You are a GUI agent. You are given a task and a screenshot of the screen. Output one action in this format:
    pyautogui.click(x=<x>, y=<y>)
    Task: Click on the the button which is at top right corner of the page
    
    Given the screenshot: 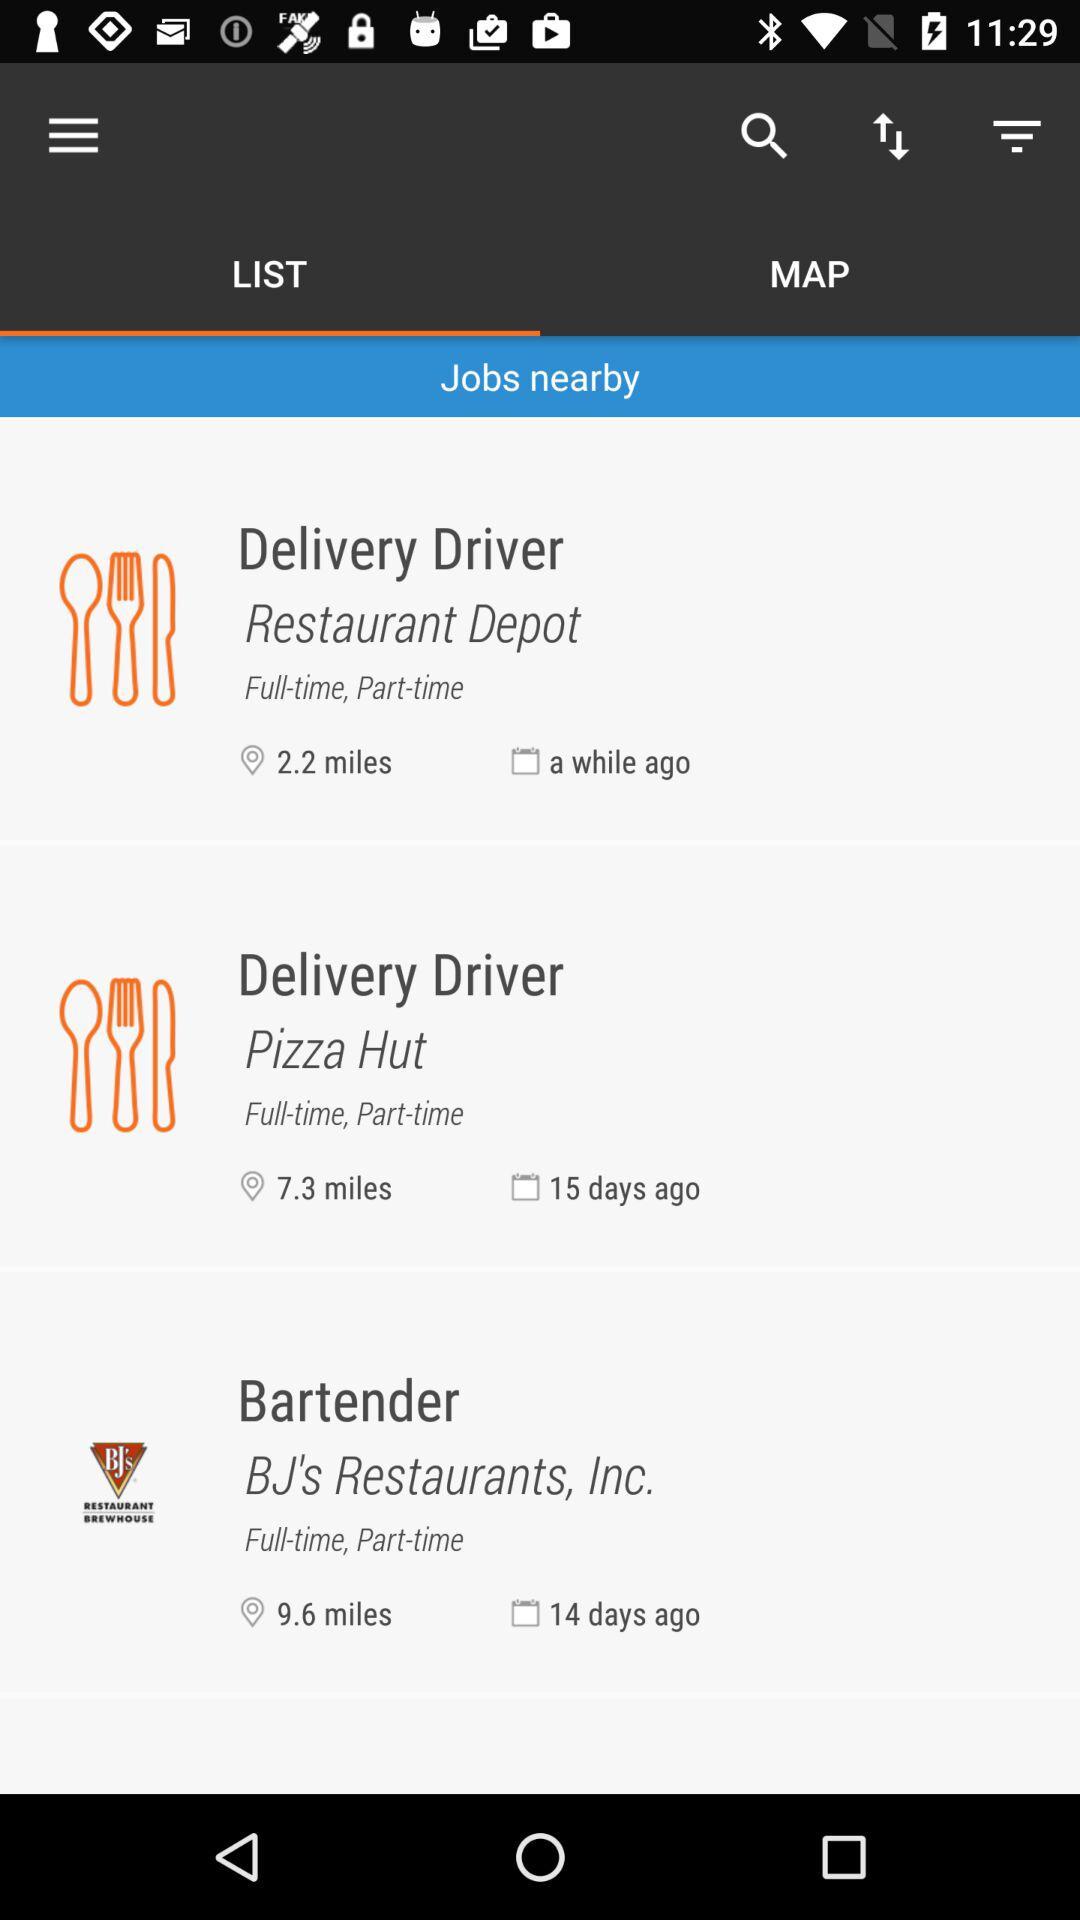 What is the action you would take?
    pyautogui.click(x=1017, y=136)
    